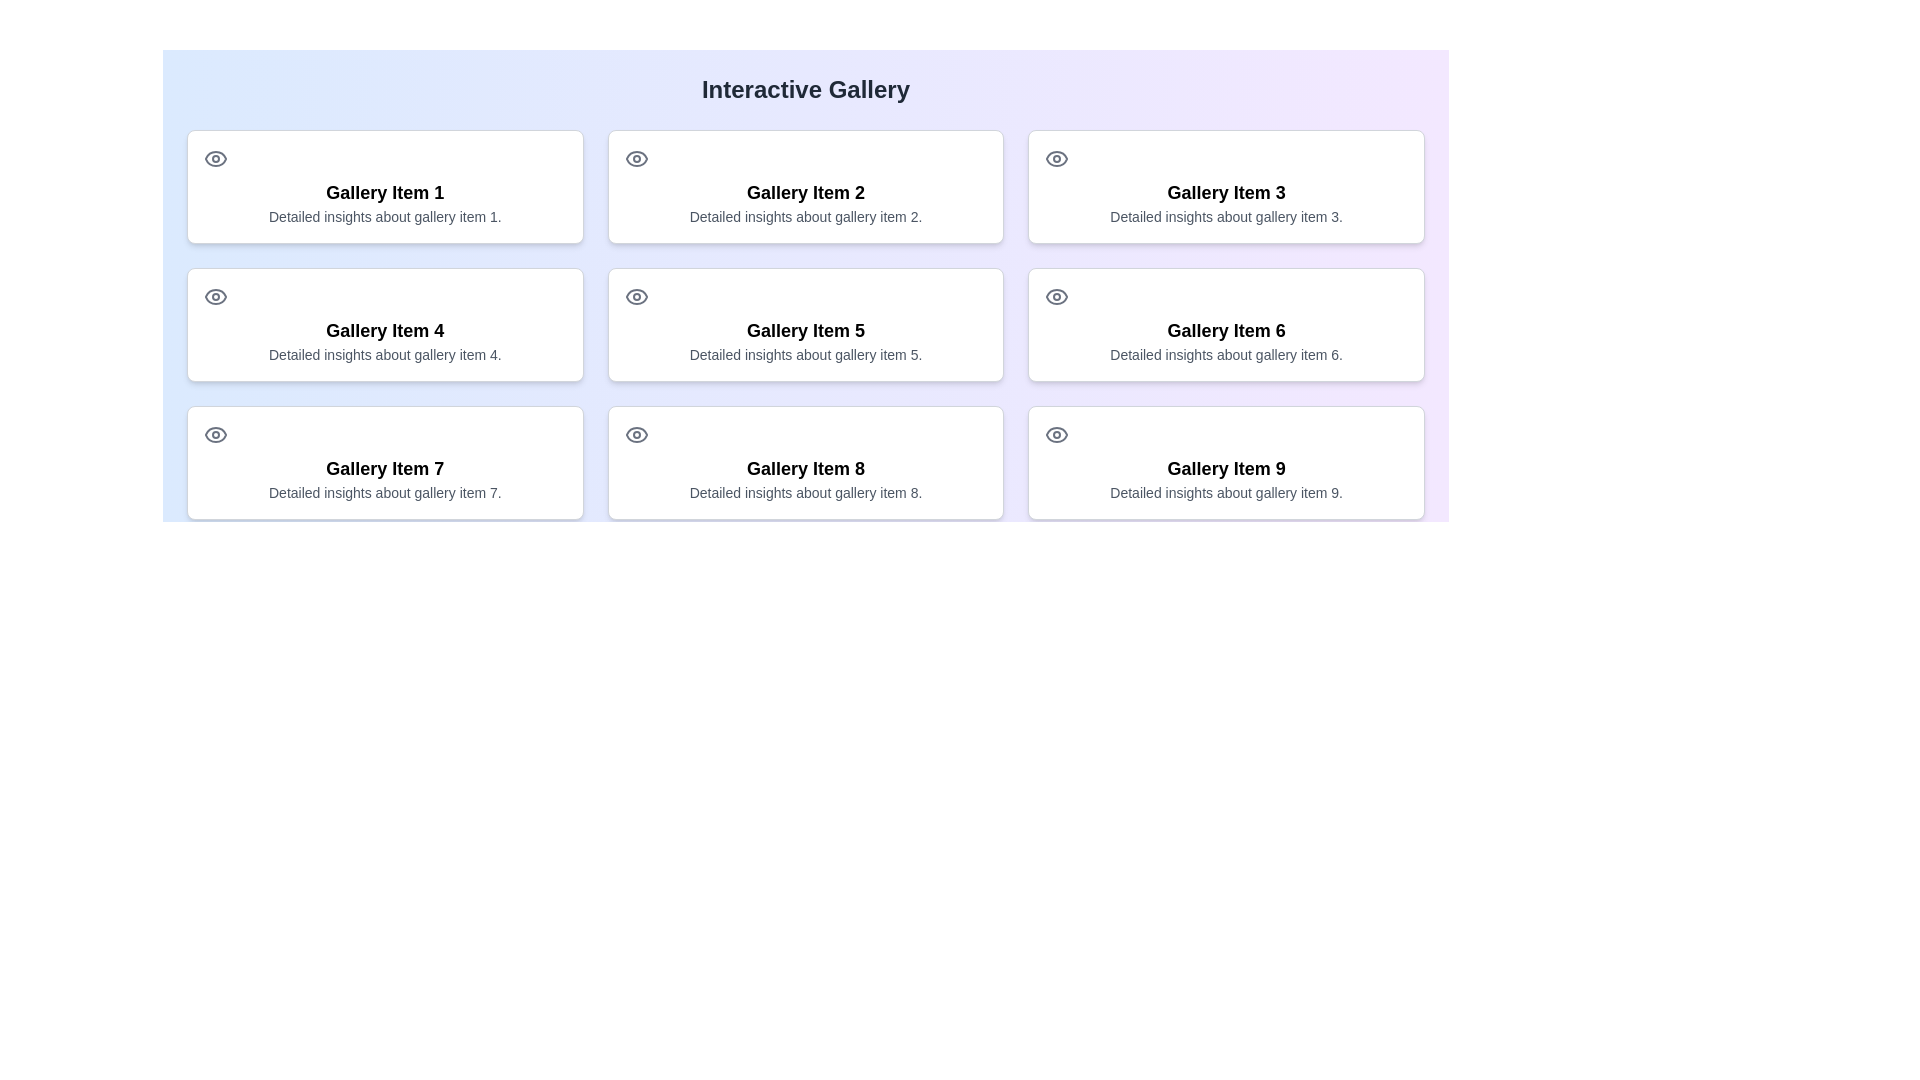  I want to click on the text label styled in small gray font located under the header 'Gallery Item 4' within the bordered card, so click(385, 353).